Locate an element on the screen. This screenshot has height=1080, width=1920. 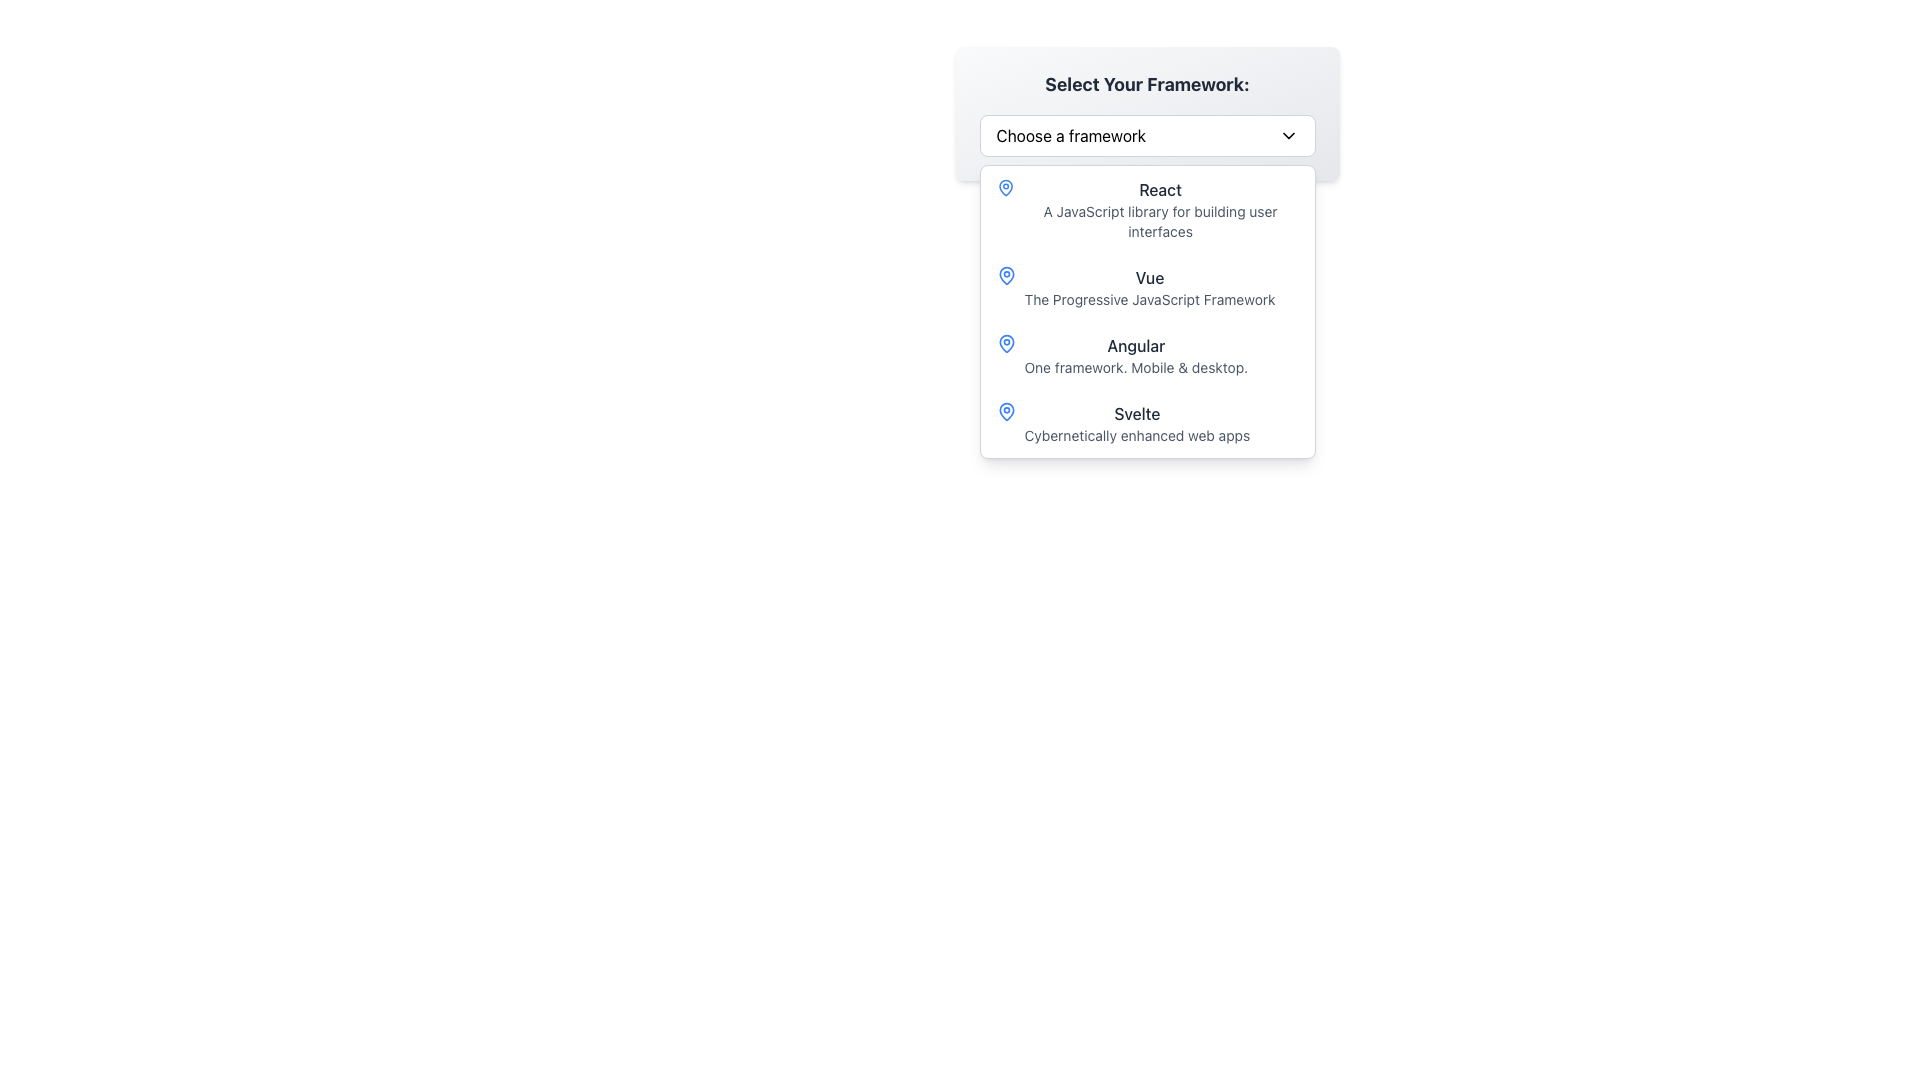
the selectable list item labeled 'Angular' with the description 'One framework. Mobile & desktop' located in the dropdown menu under 'Select Your Framework' is located at coordinates (1136, 354).